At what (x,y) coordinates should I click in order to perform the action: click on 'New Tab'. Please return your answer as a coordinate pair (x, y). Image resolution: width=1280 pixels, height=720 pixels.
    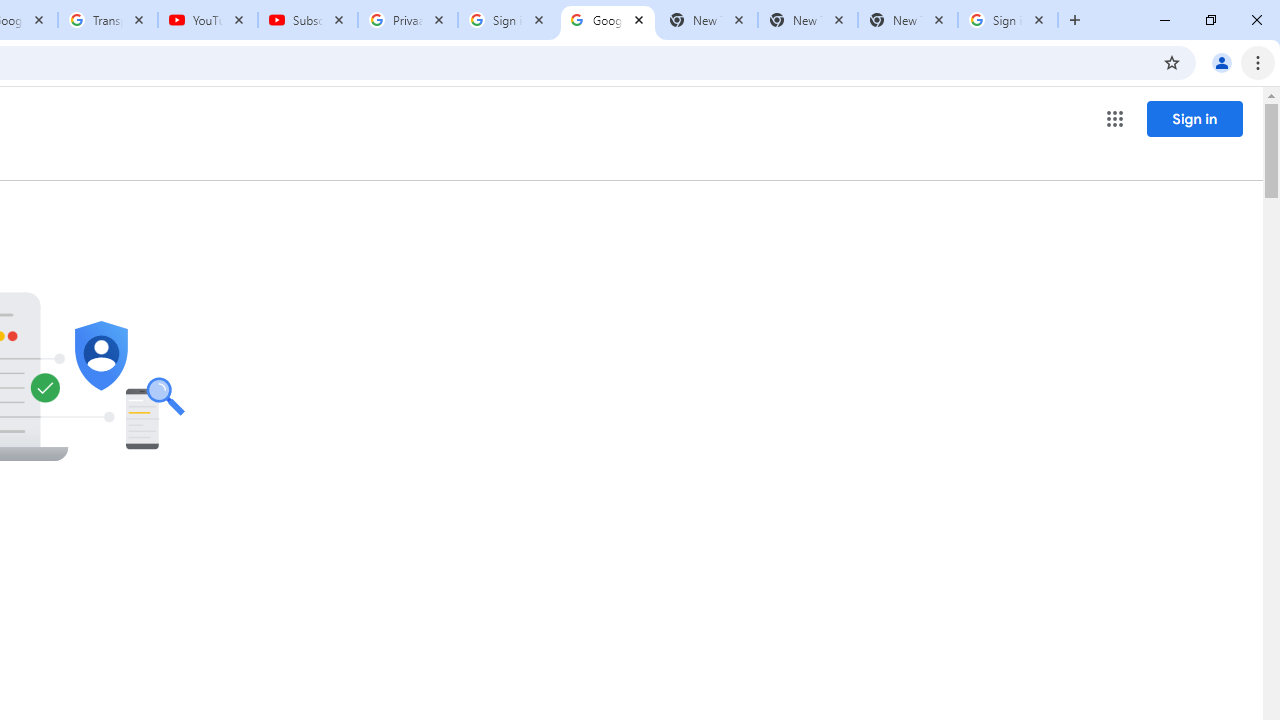
    Looking at the image, I should click on (906, 20).